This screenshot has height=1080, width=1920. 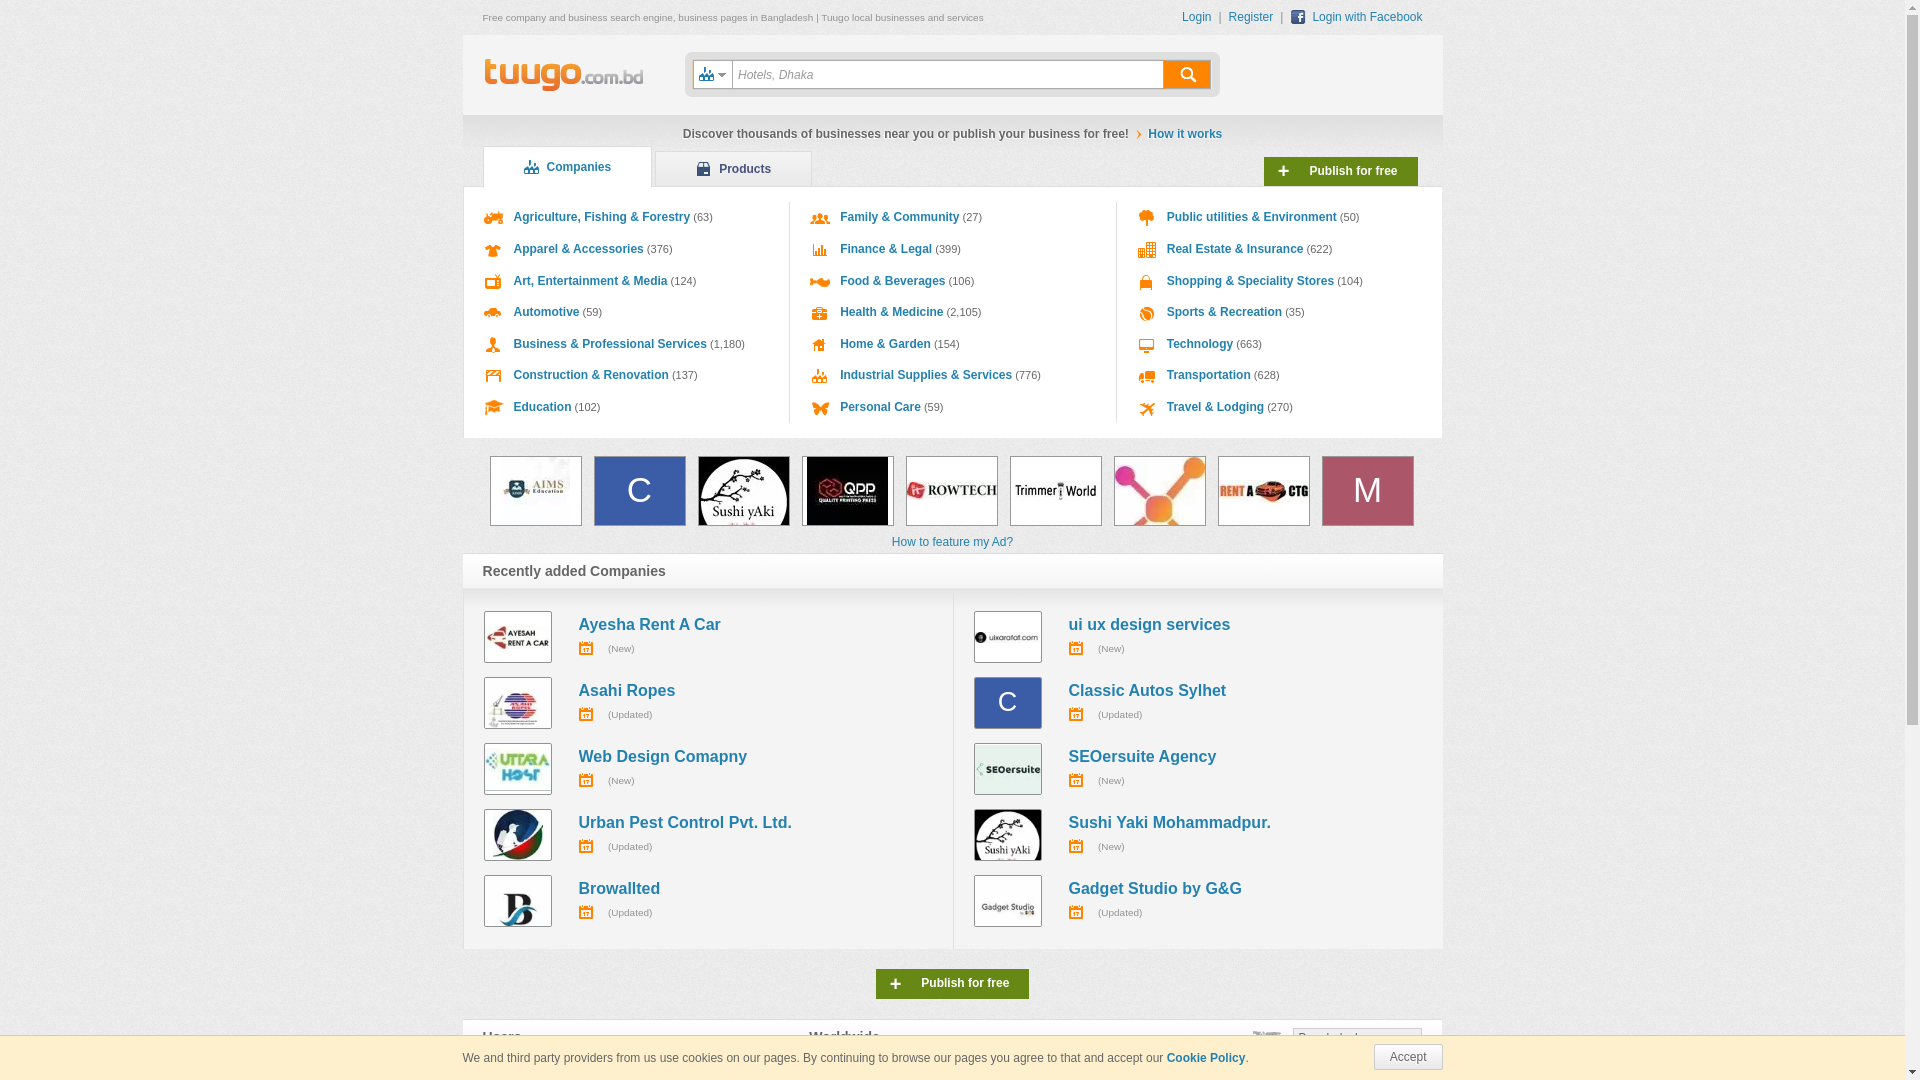 I want to click on 'Cookie Policy', so click(x=1166, y=1056).